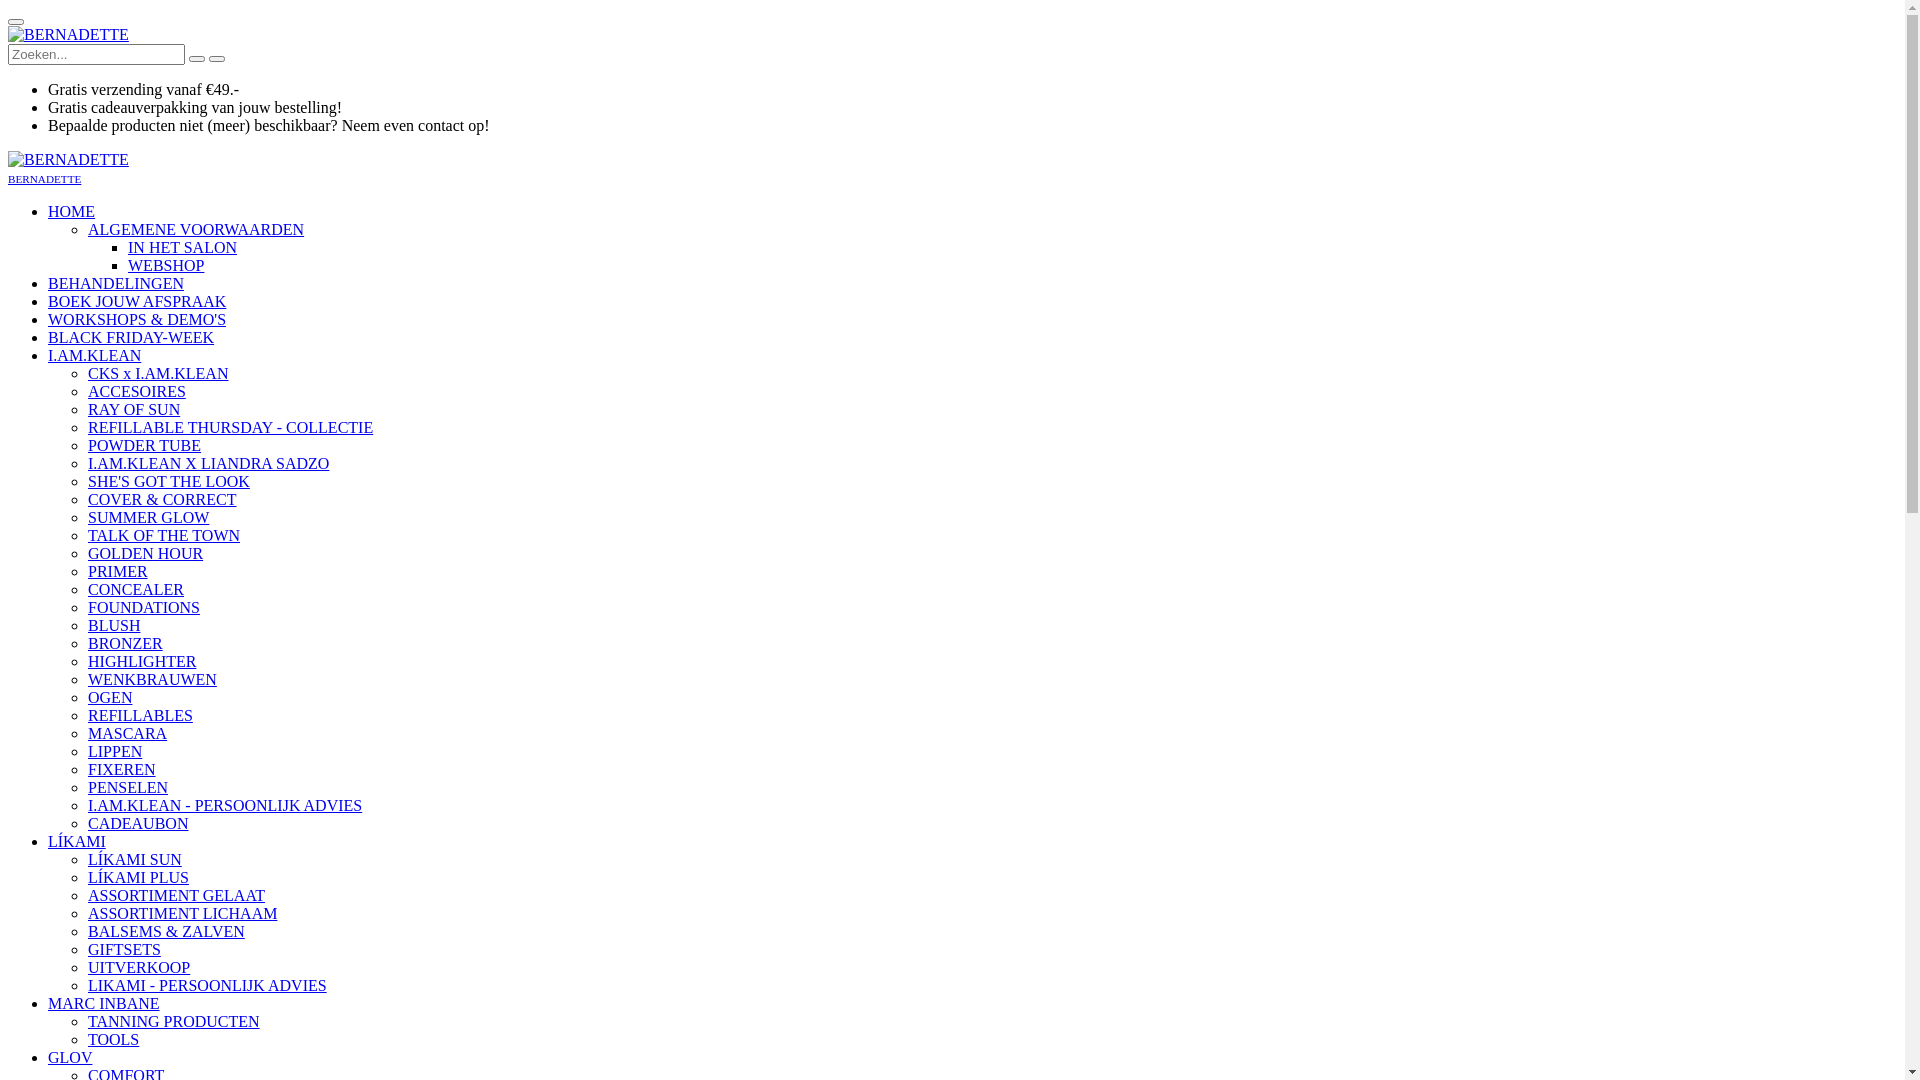 The width and height of the screenshot is (1920, 1080). I want to click on 'TALK OF THE TOWN', so click(163, 534).